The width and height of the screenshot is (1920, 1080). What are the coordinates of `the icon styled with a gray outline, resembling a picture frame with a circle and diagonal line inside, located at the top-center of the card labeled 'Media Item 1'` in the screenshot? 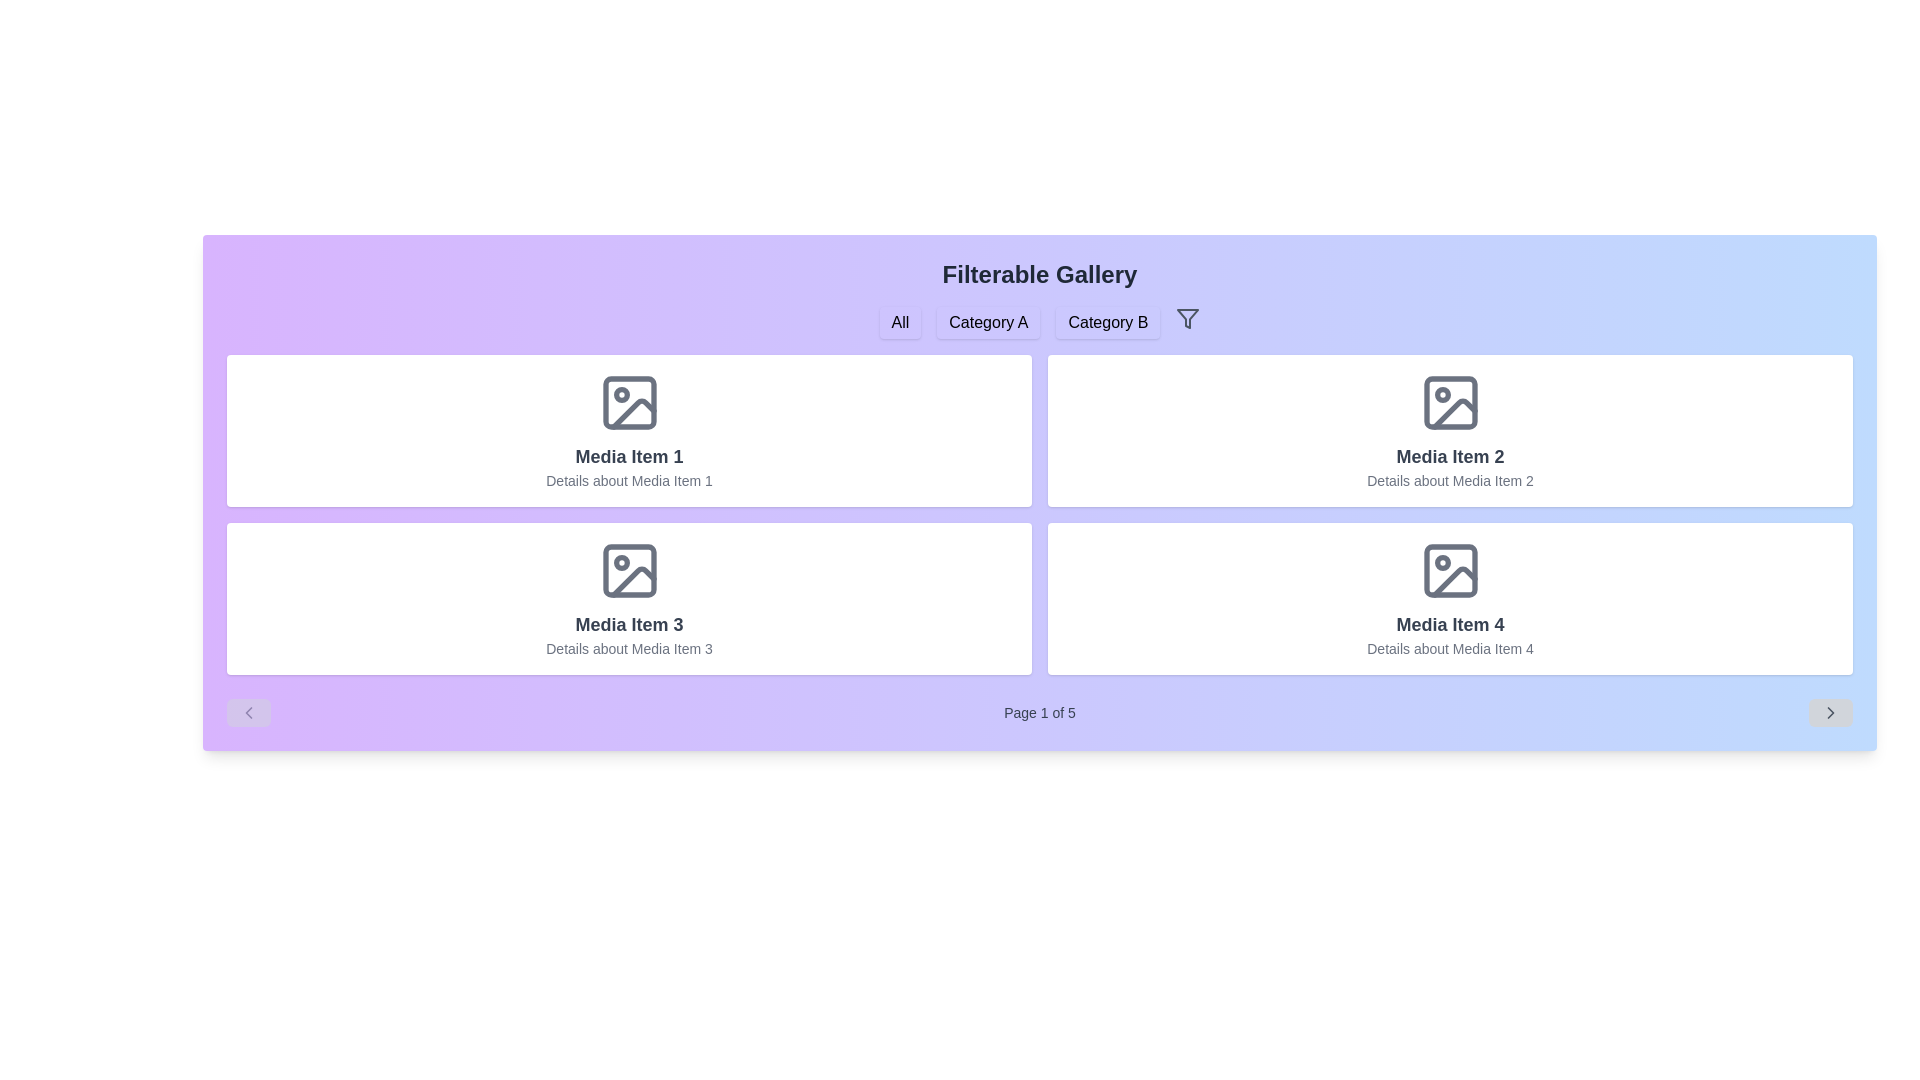 It's located at (628, 402).